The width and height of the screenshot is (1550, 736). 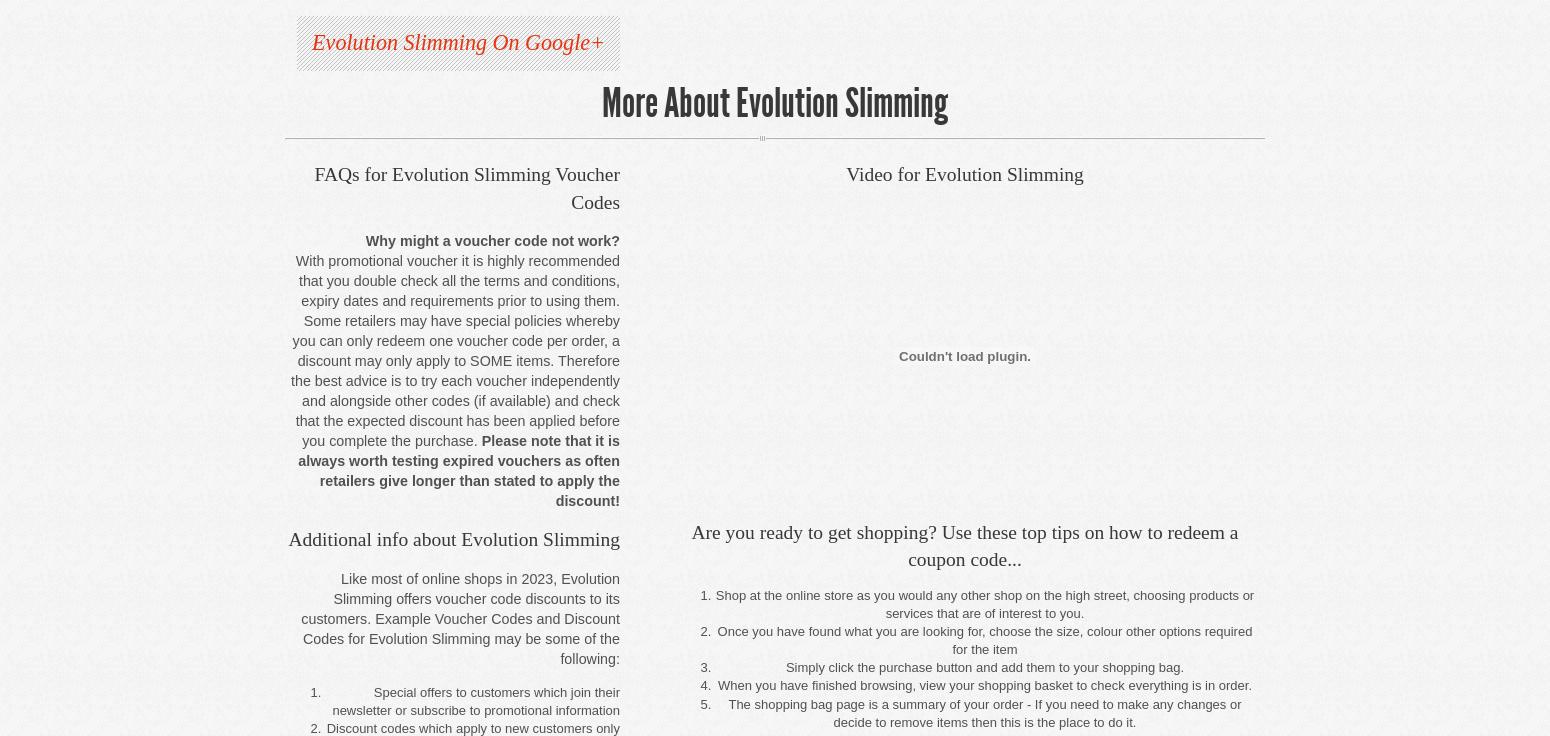 What do you see at coordinates (454, 350) in the screenshot?
I see `'With promotional voucher it is highly recommended that you double check all the terms and conditions, expiry dates and requirements prior to using them. Some retailers may have special policies whereby you can only redeem one voucher code per order, a discount may only apply to SOME items. Therefore the best advice is to try each voucher independently and alongside other codes (if available) and check that the expected discount has been applied before you complete the purchase.'` at bounding box center [454, 350].